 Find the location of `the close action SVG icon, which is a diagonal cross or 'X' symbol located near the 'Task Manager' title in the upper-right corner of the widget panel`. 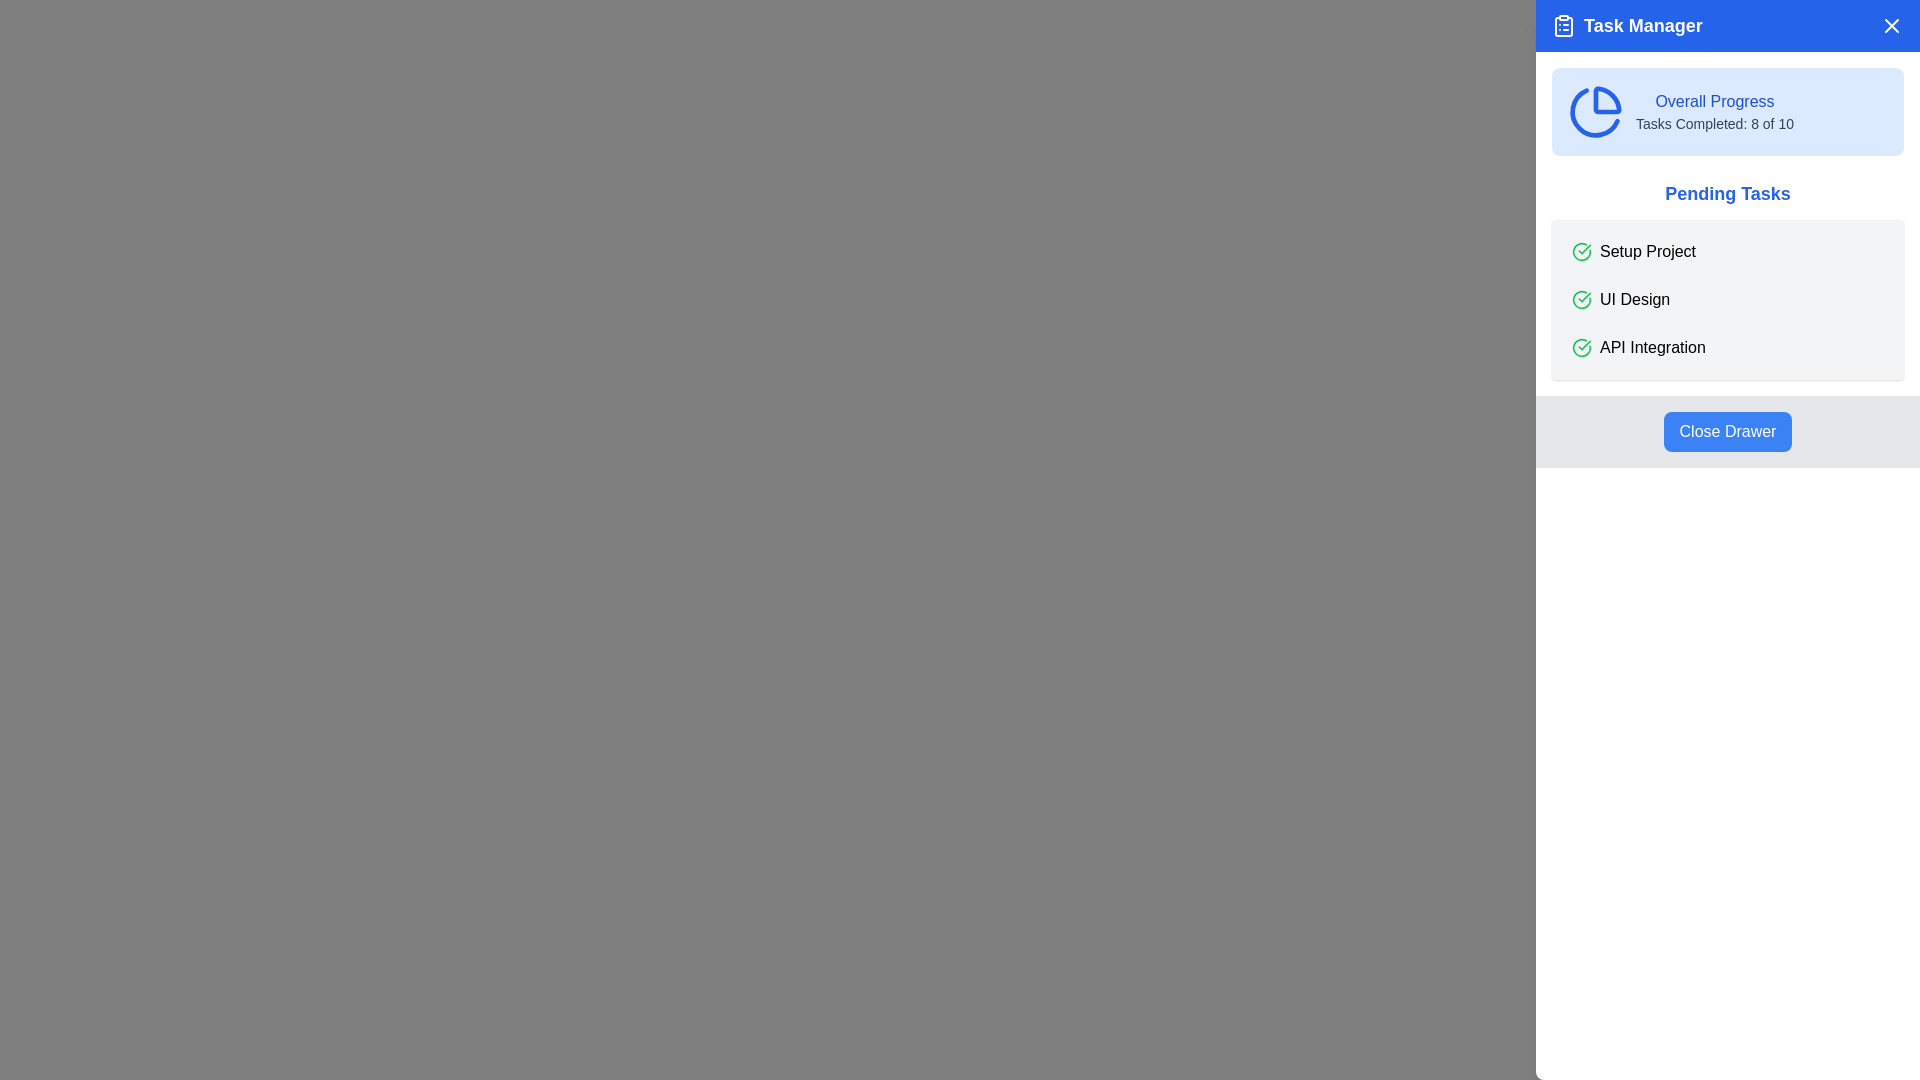

the close action SVG icon, which is a diagonal cross or 'X' symbol located near the 'Task Manager' title in the upper-right corner of the widget panel is located at coordinates (1890, 26).